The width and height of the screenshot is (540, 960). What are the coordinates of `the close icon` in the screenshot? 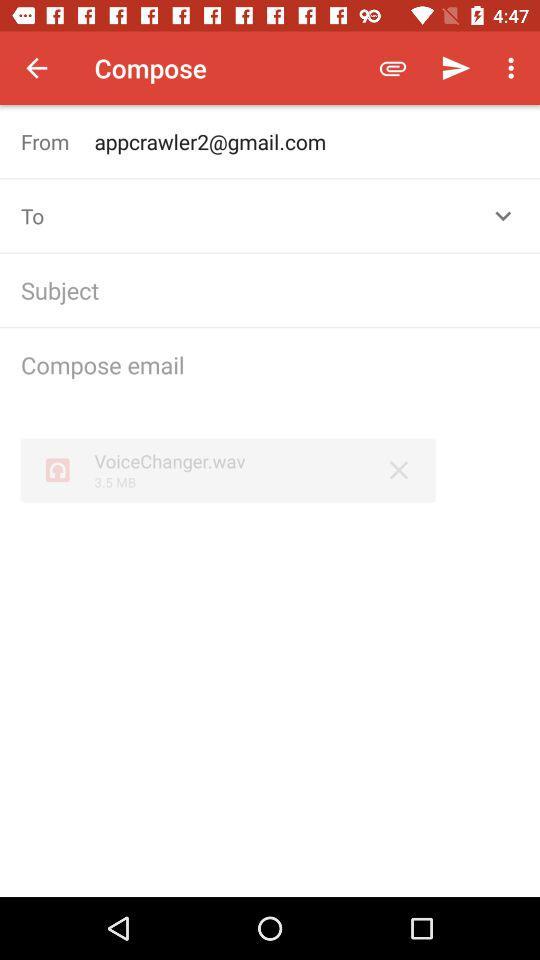 It's located at (399, 470).